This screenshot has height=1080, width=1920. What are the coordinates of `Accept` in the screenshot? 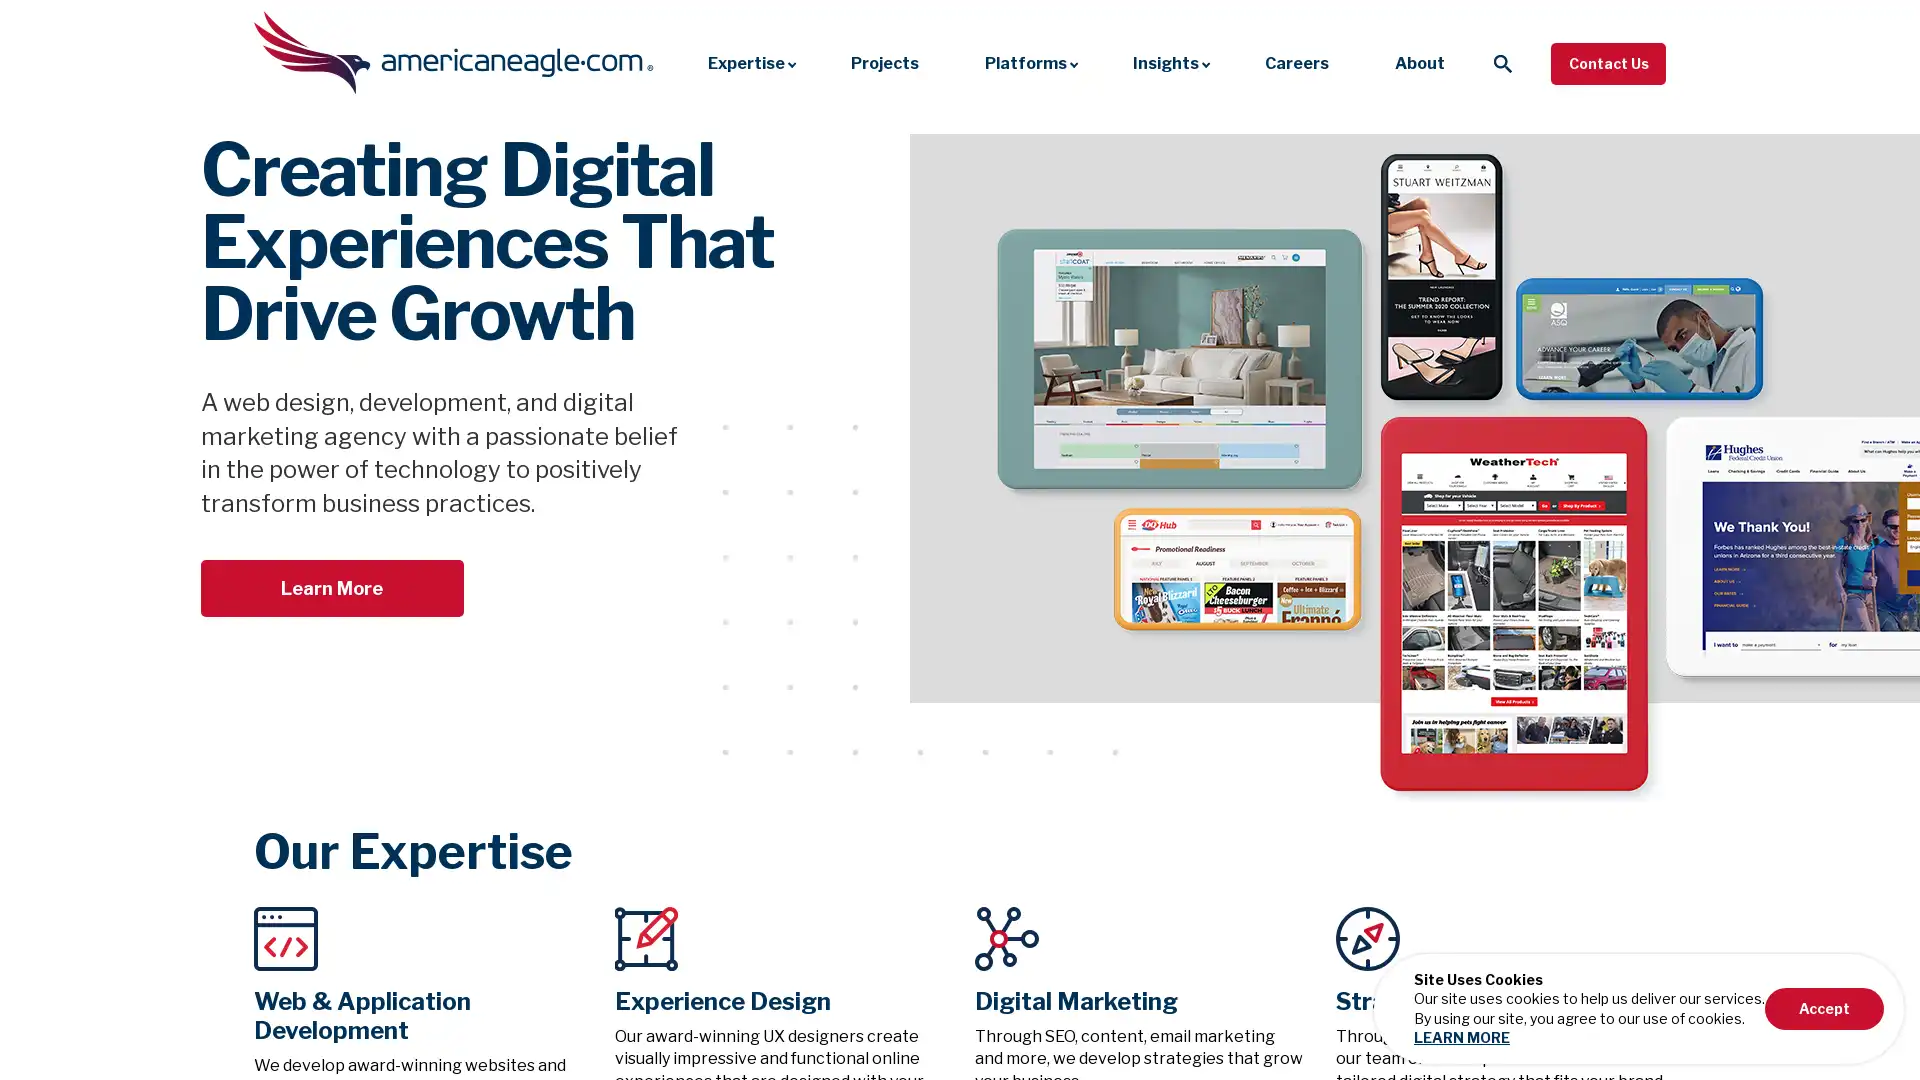 It's located at (1824, 1008).